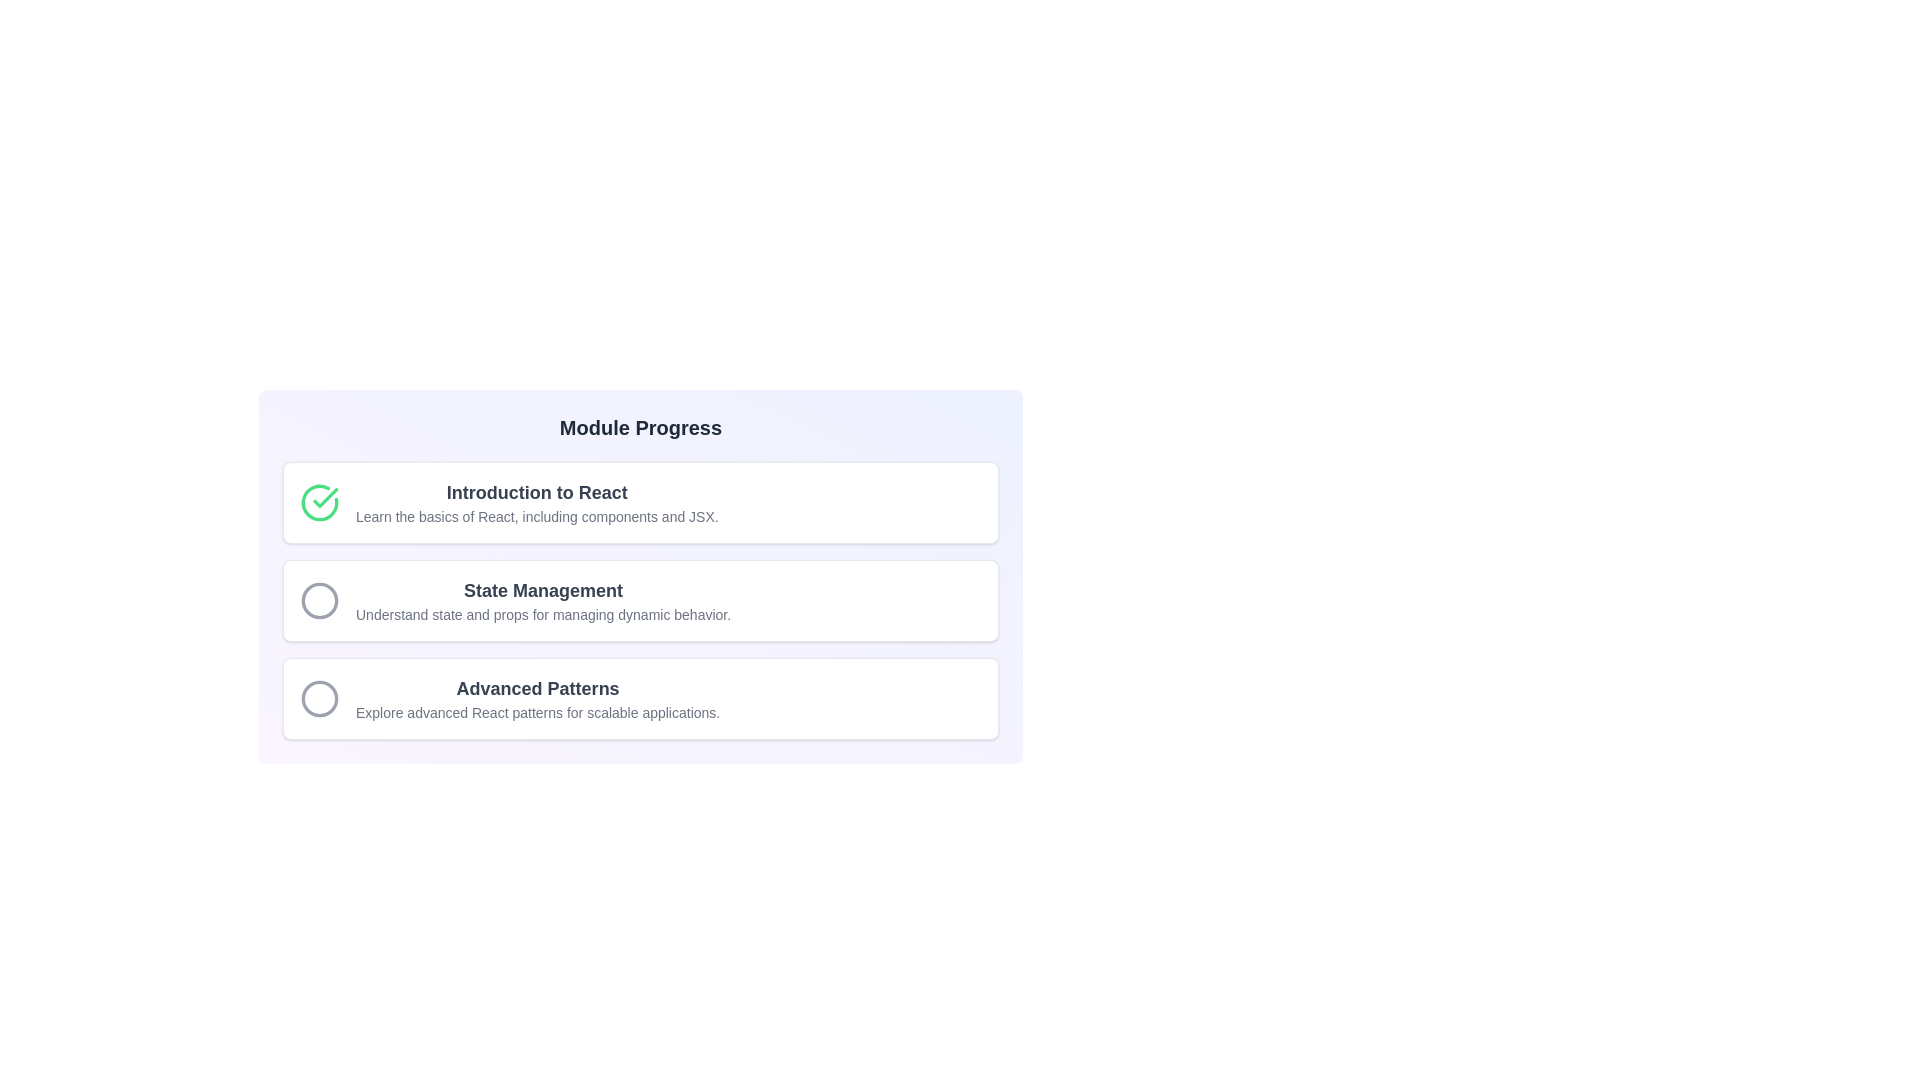 The height and width of the screenshot is (1080, 1920). Describe the element at coordinates (538, 712) in the screenshot. I see `the text label that reads 'Explore advanced React patterns for scalable applications.' located below the bold header in the 'Advanced Patterns' section` at that location.